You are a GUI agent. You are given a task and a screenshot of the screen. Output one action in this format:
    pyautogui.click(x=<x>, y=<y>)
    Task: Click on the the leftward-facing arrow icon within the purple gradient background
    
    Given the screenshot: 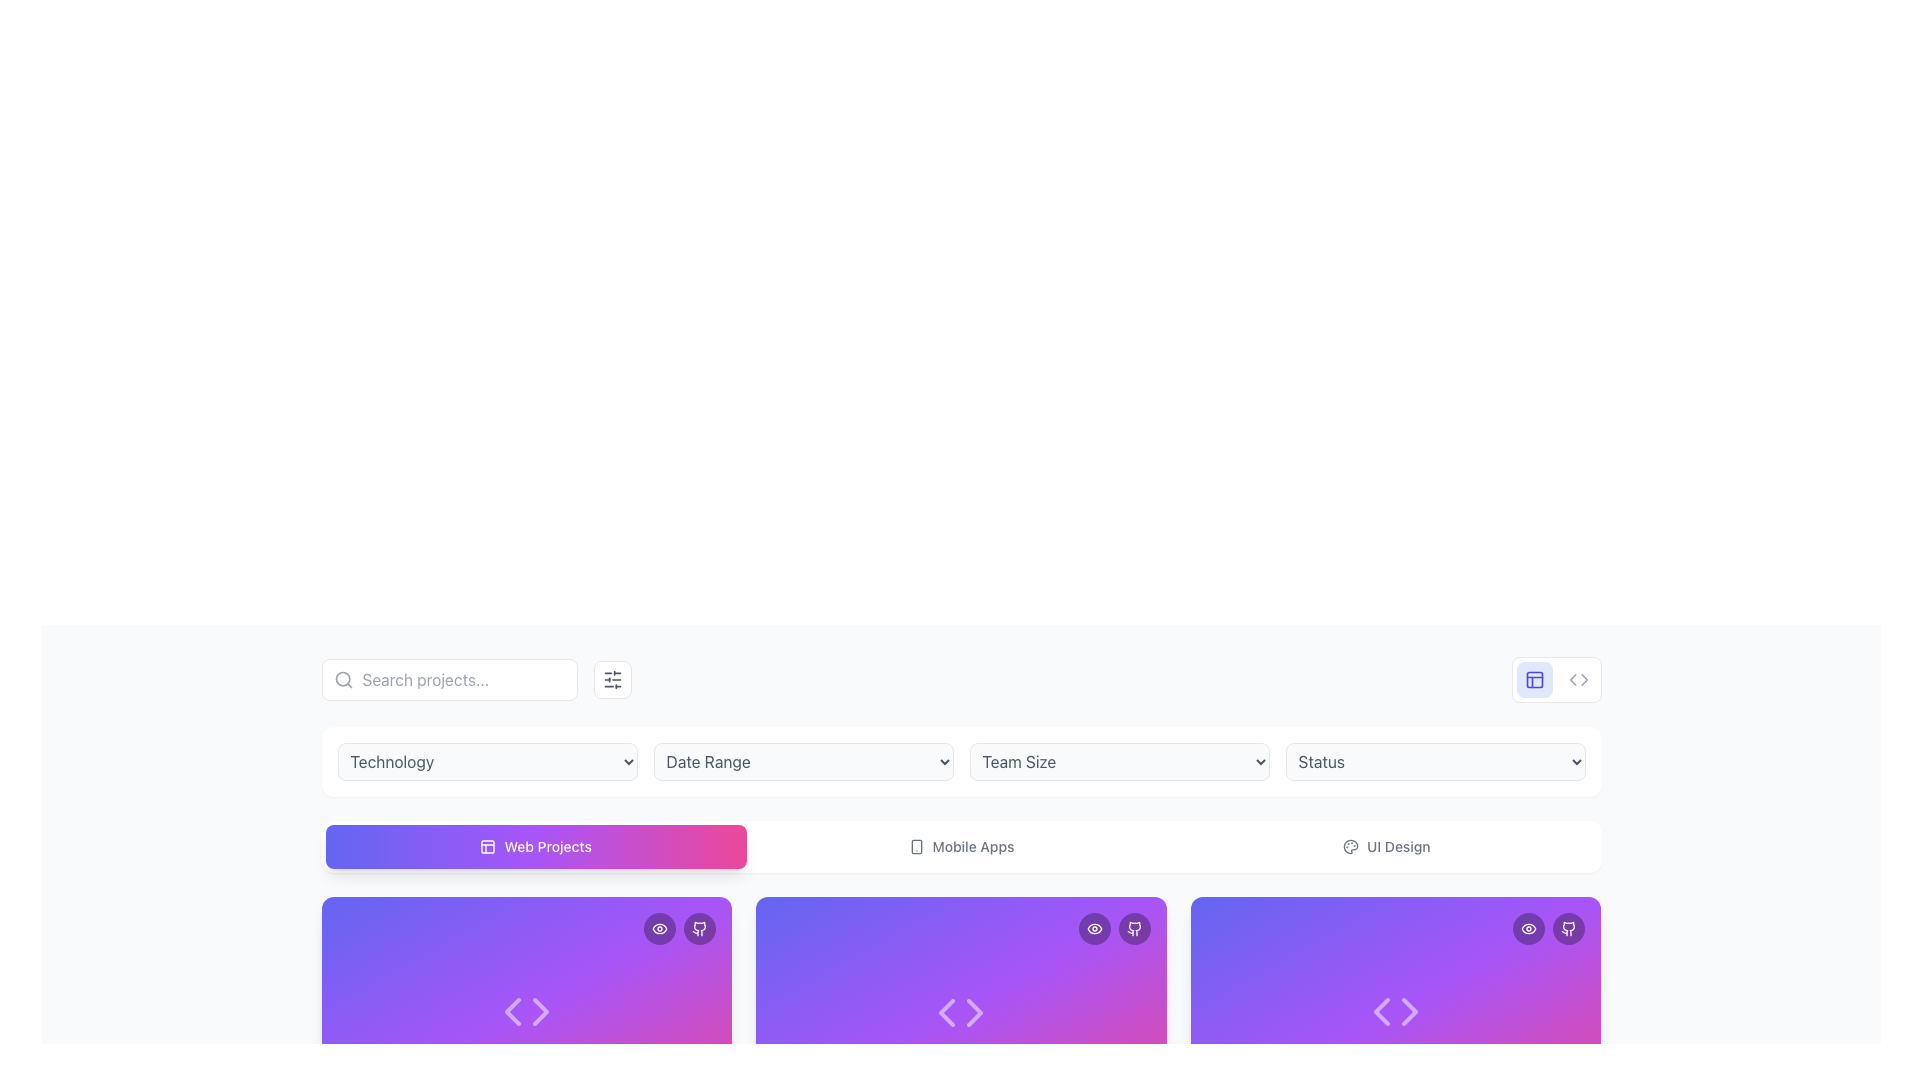 What is the action you would take?
    pyautogui.click(x=946, y=1012)
    